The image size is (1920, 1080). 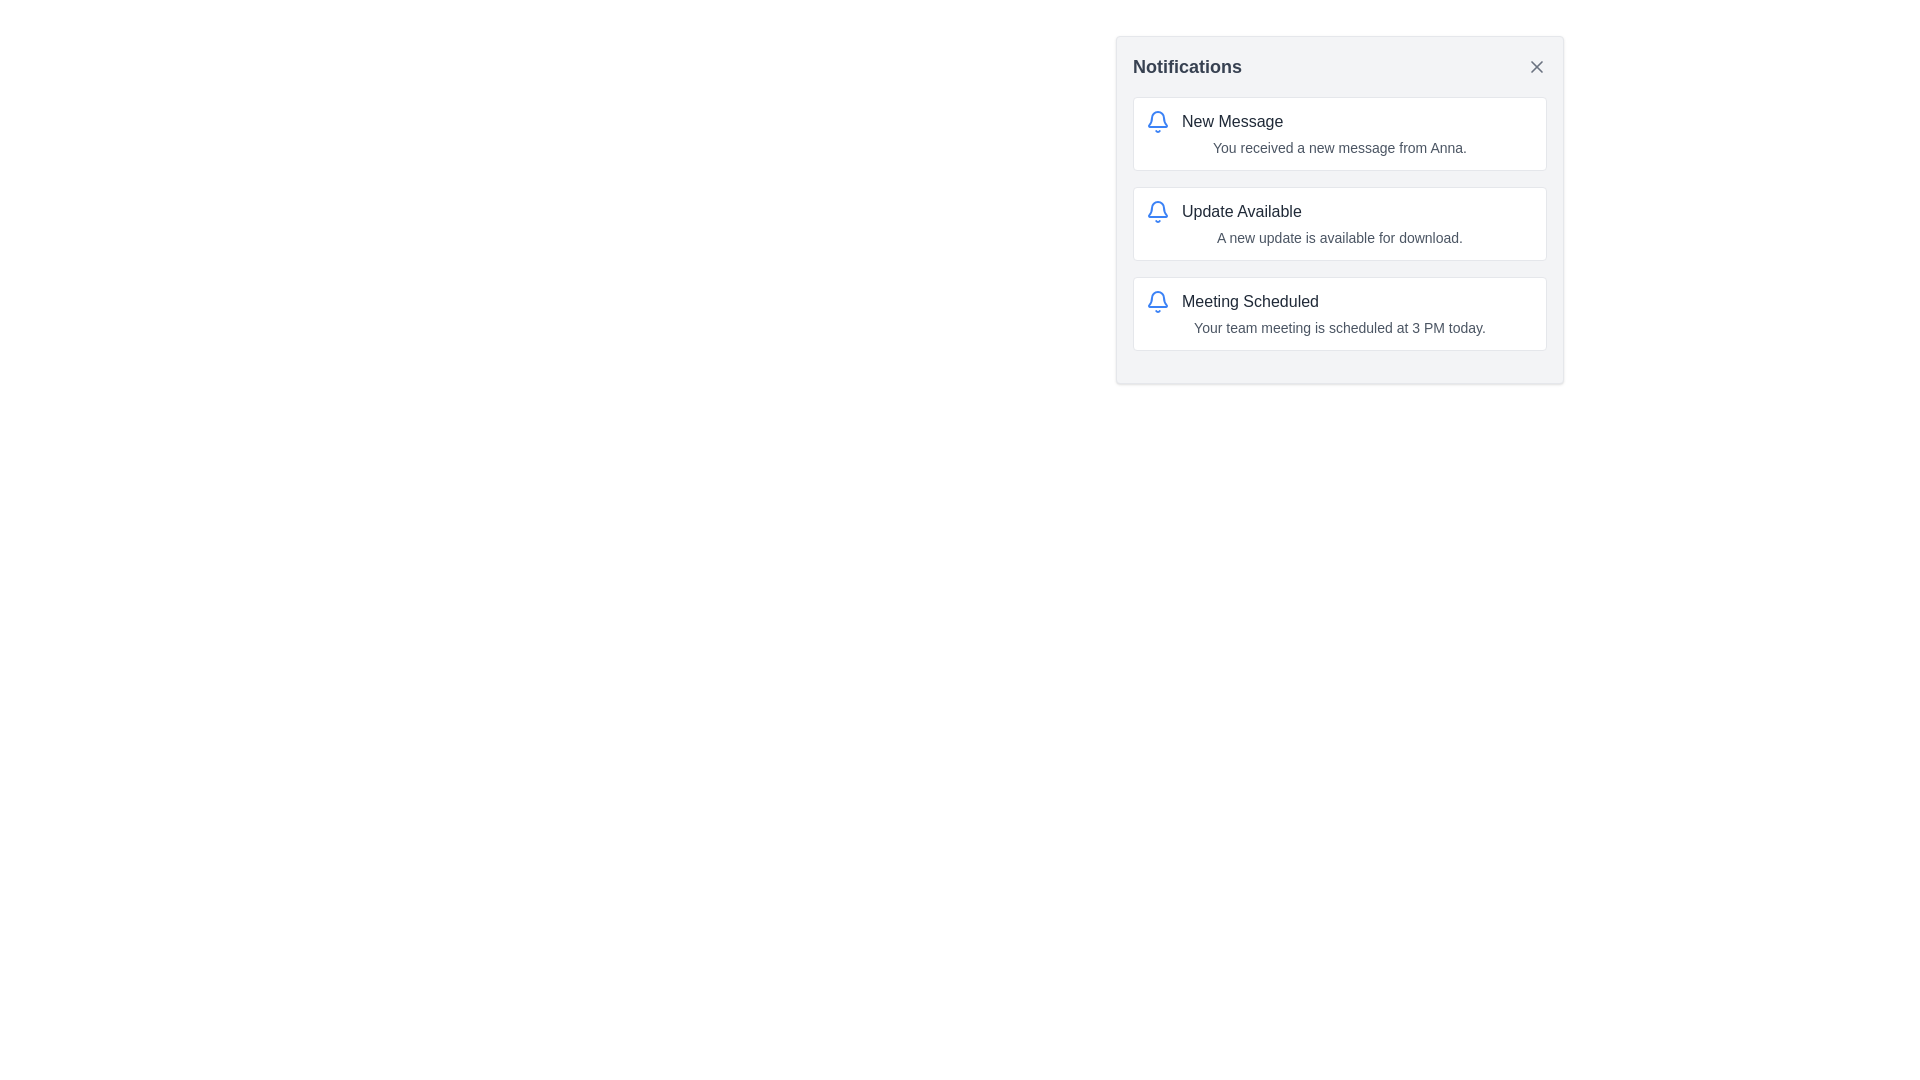 What do you see at coordinates (1157, 209) in the screenshot?
I see `the bell icon located in the second notification card of the notifications list, which indicates an update is available` at bounding box center [1157, 209].